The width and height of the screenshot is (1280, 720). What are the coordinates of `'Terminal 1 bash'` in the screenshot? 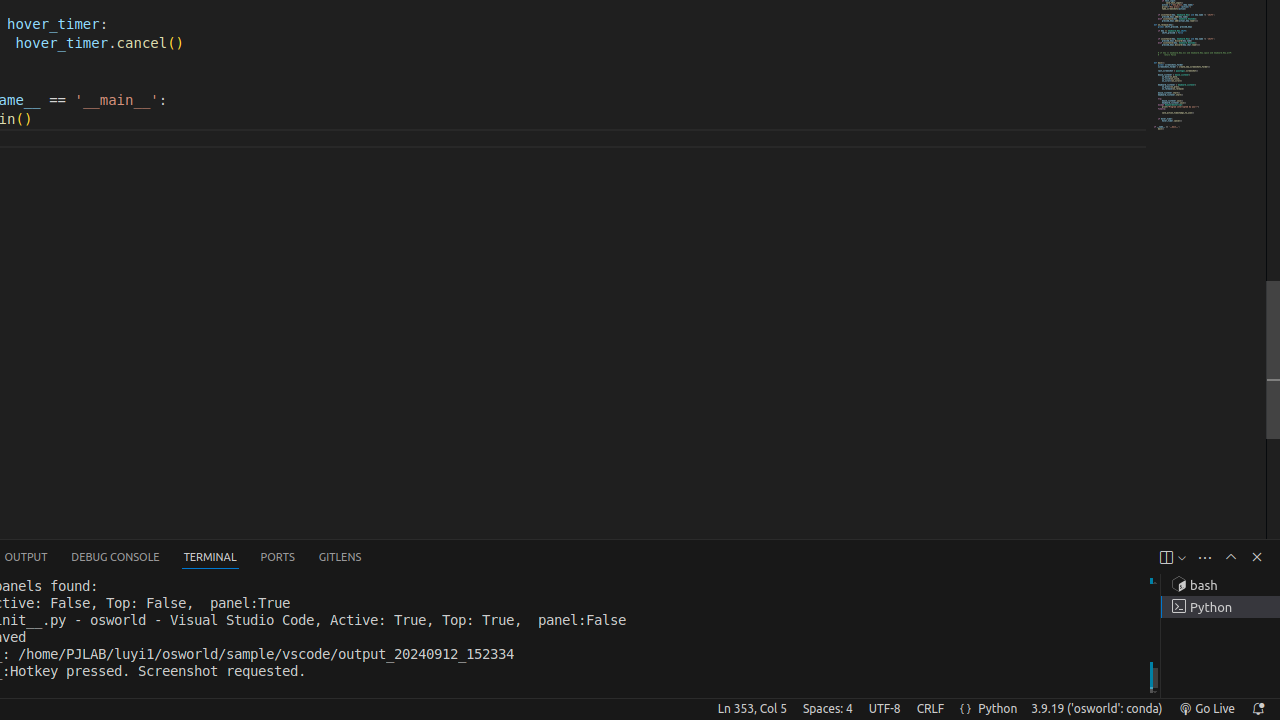 It's located at (1219, 585).